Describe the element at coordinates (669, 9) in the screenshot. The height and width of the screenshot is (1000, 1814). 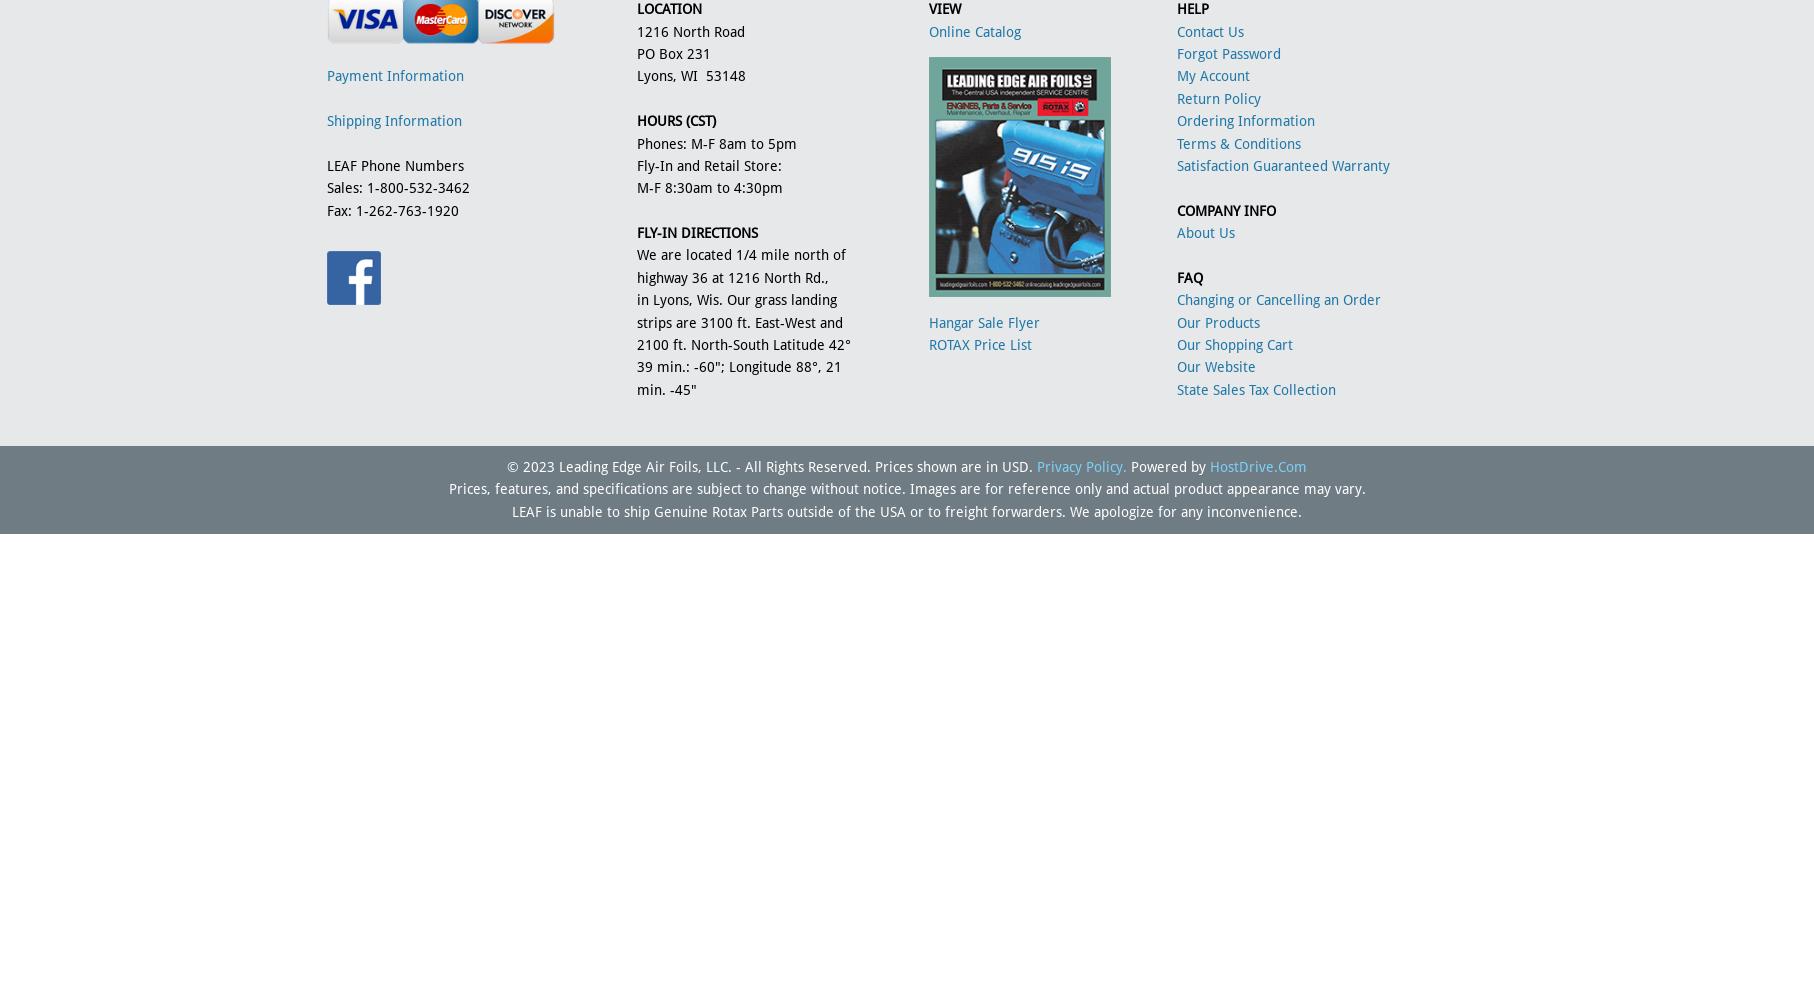
I see `'LOCATION'` at that location.